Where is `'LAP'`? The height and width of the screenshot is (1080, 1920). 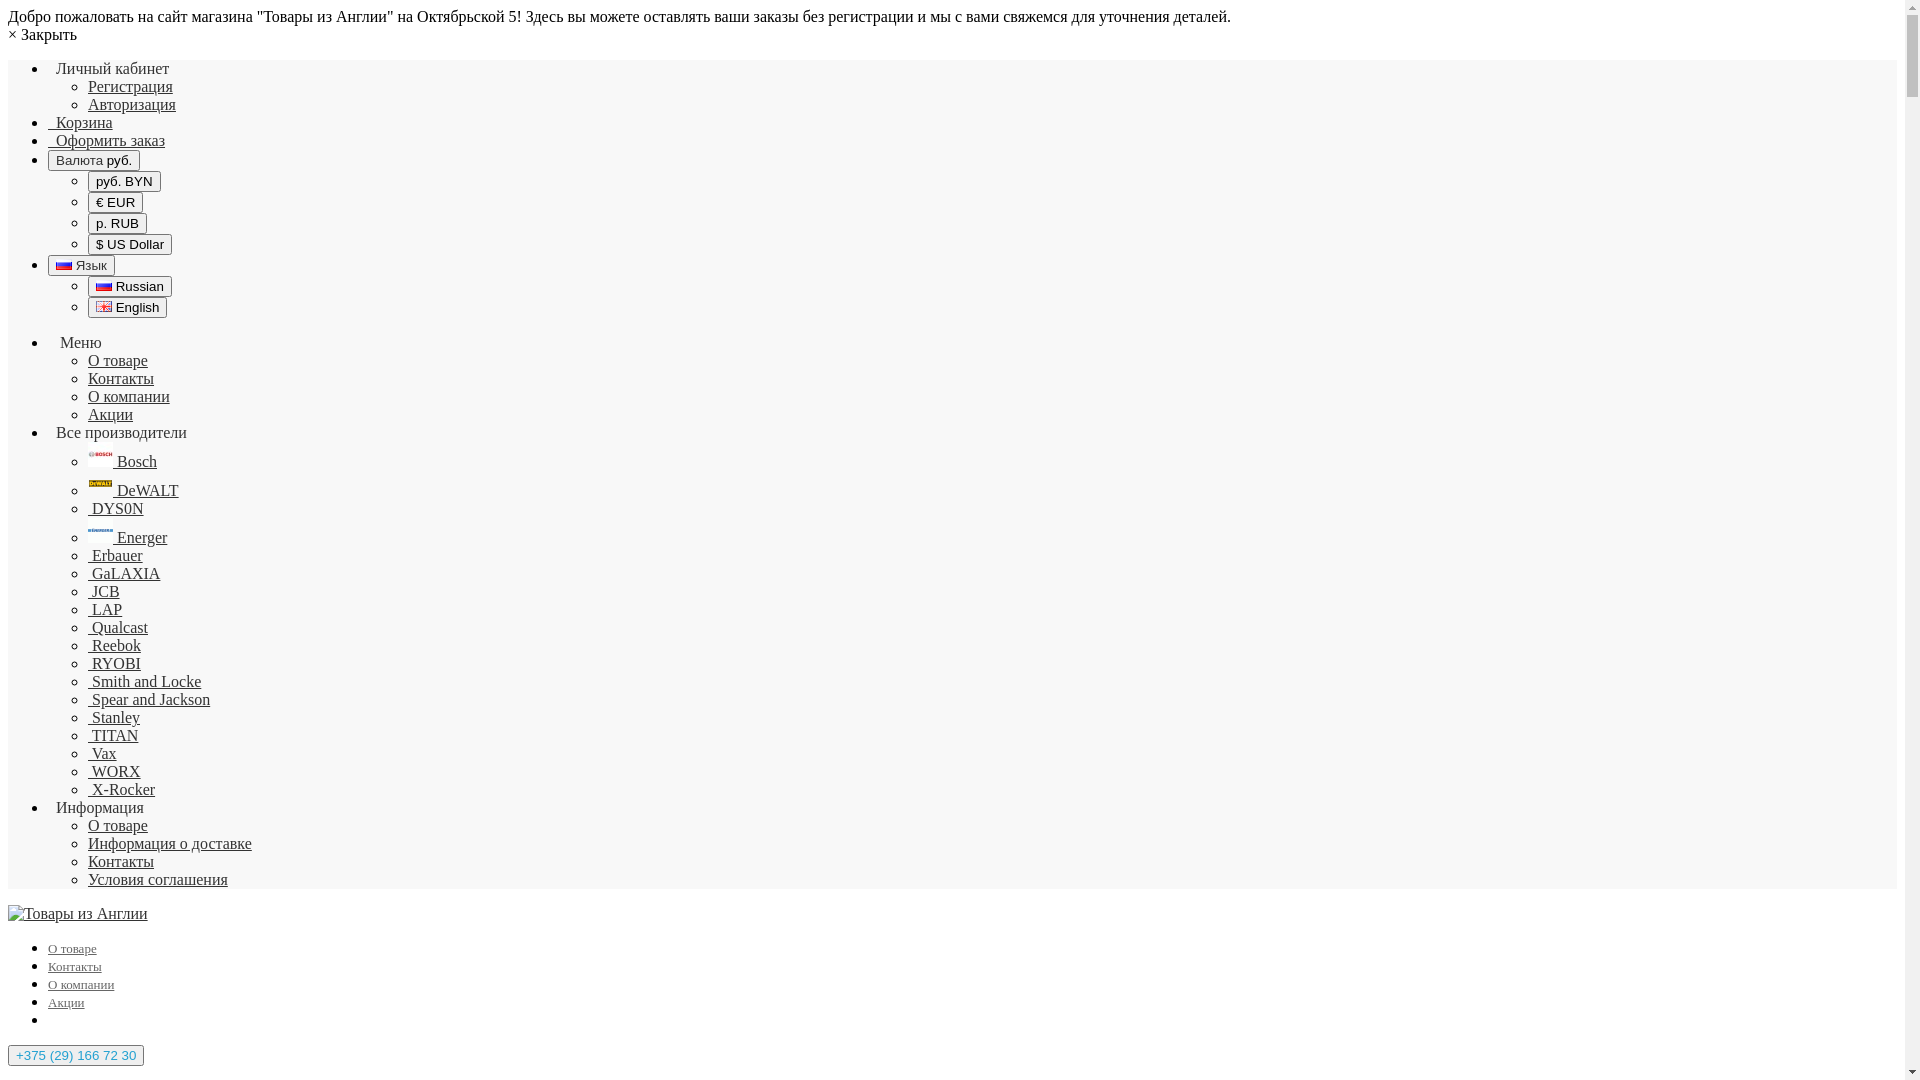
'LAP' is located at coordinates (104, 608).